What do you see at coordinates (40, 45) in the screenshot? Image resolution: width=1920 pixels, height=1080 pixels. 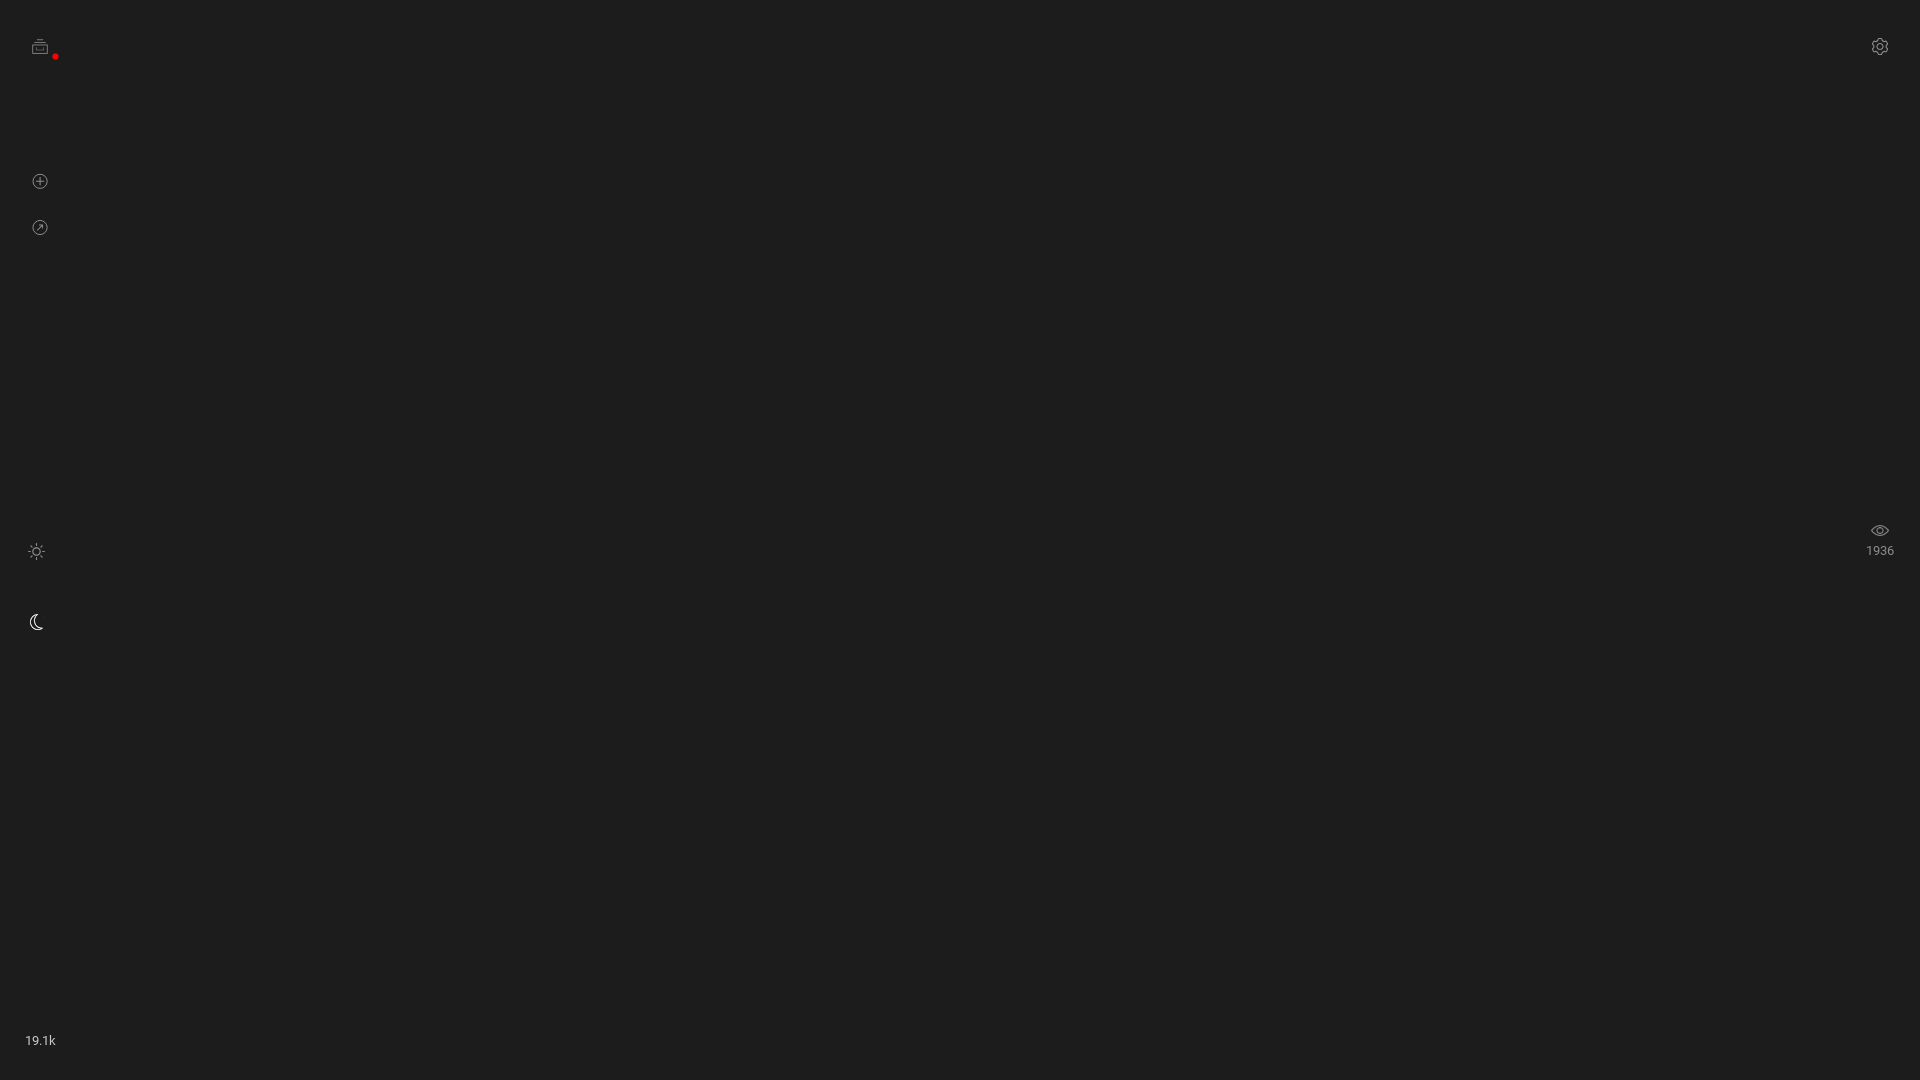 I see `'Drawer'` at bounding box center [40, 45].